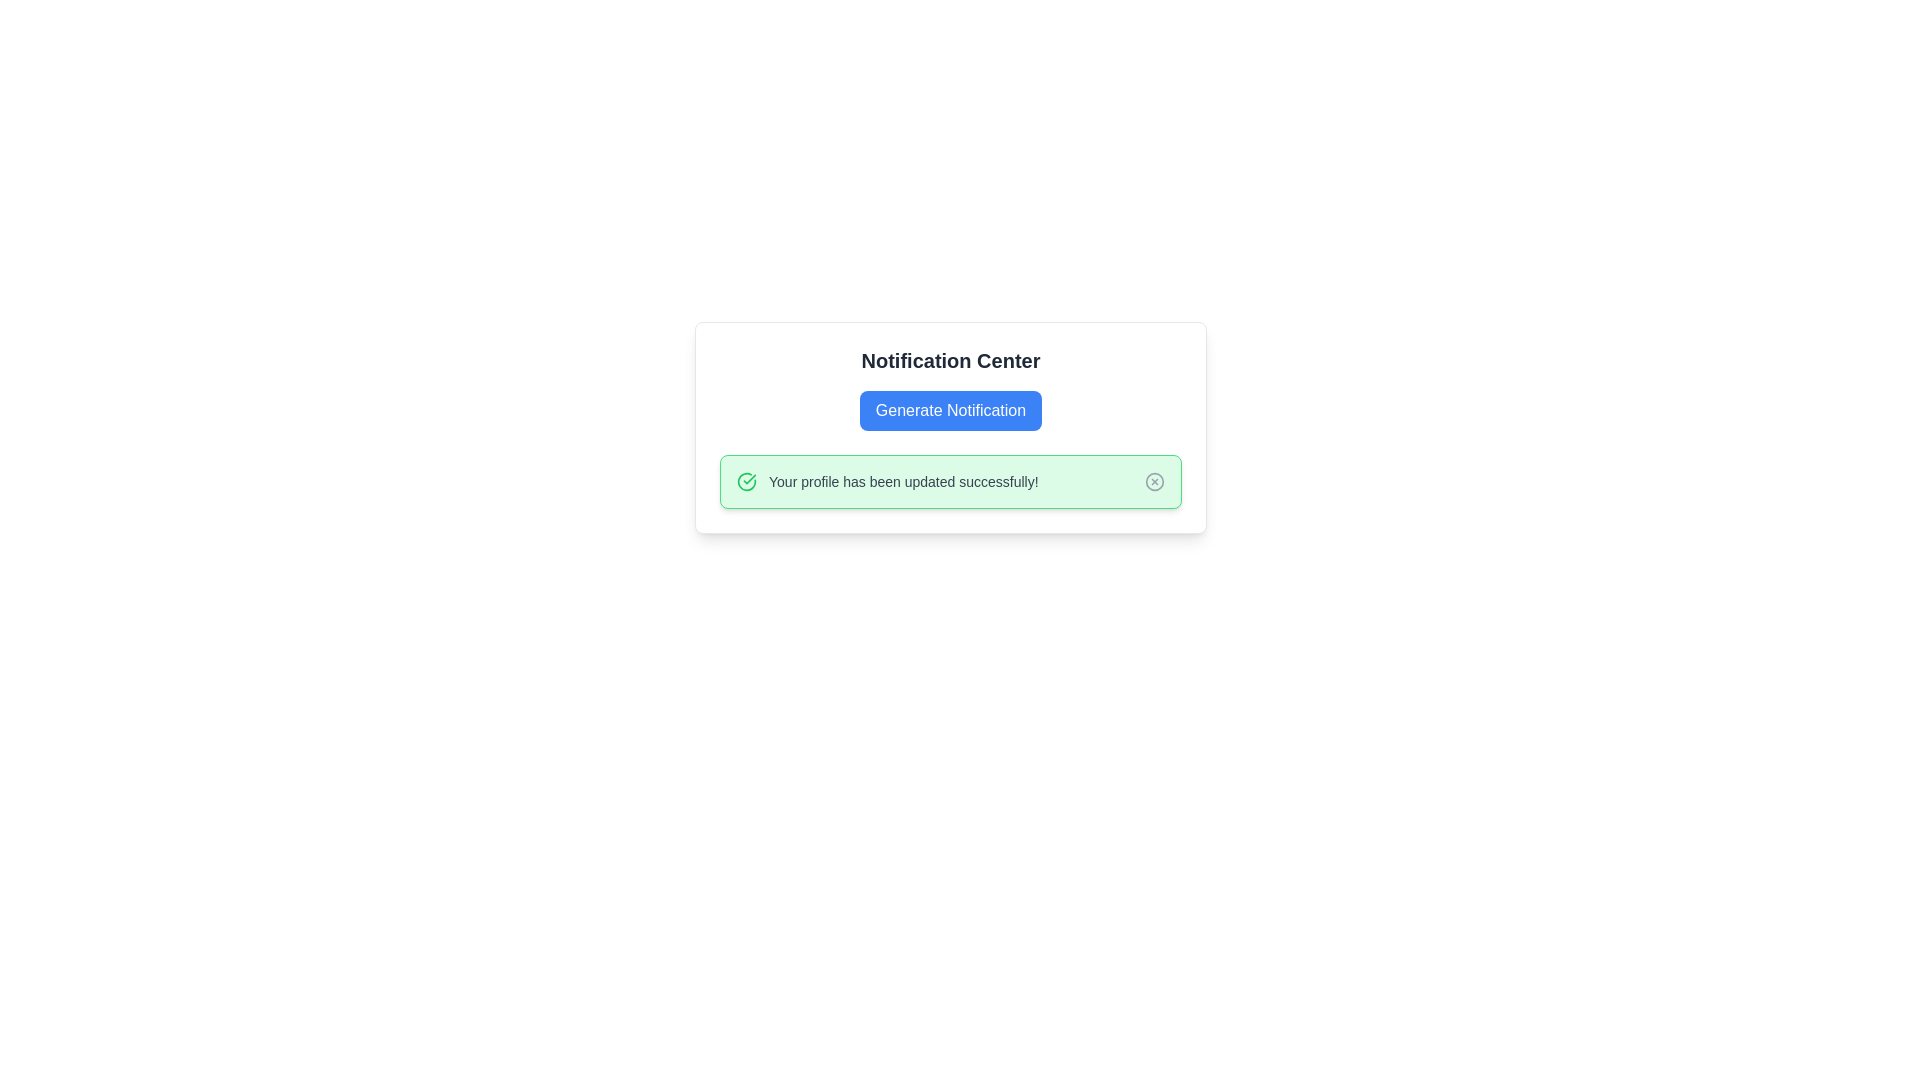  What do you see at coordinates (949, 482) in the screenshot?
I see `notification text from the Notification Bar, which has a vibrant green background and contains the message 'Your profile has been updated successfully!'` at bounding box center [949, 482].